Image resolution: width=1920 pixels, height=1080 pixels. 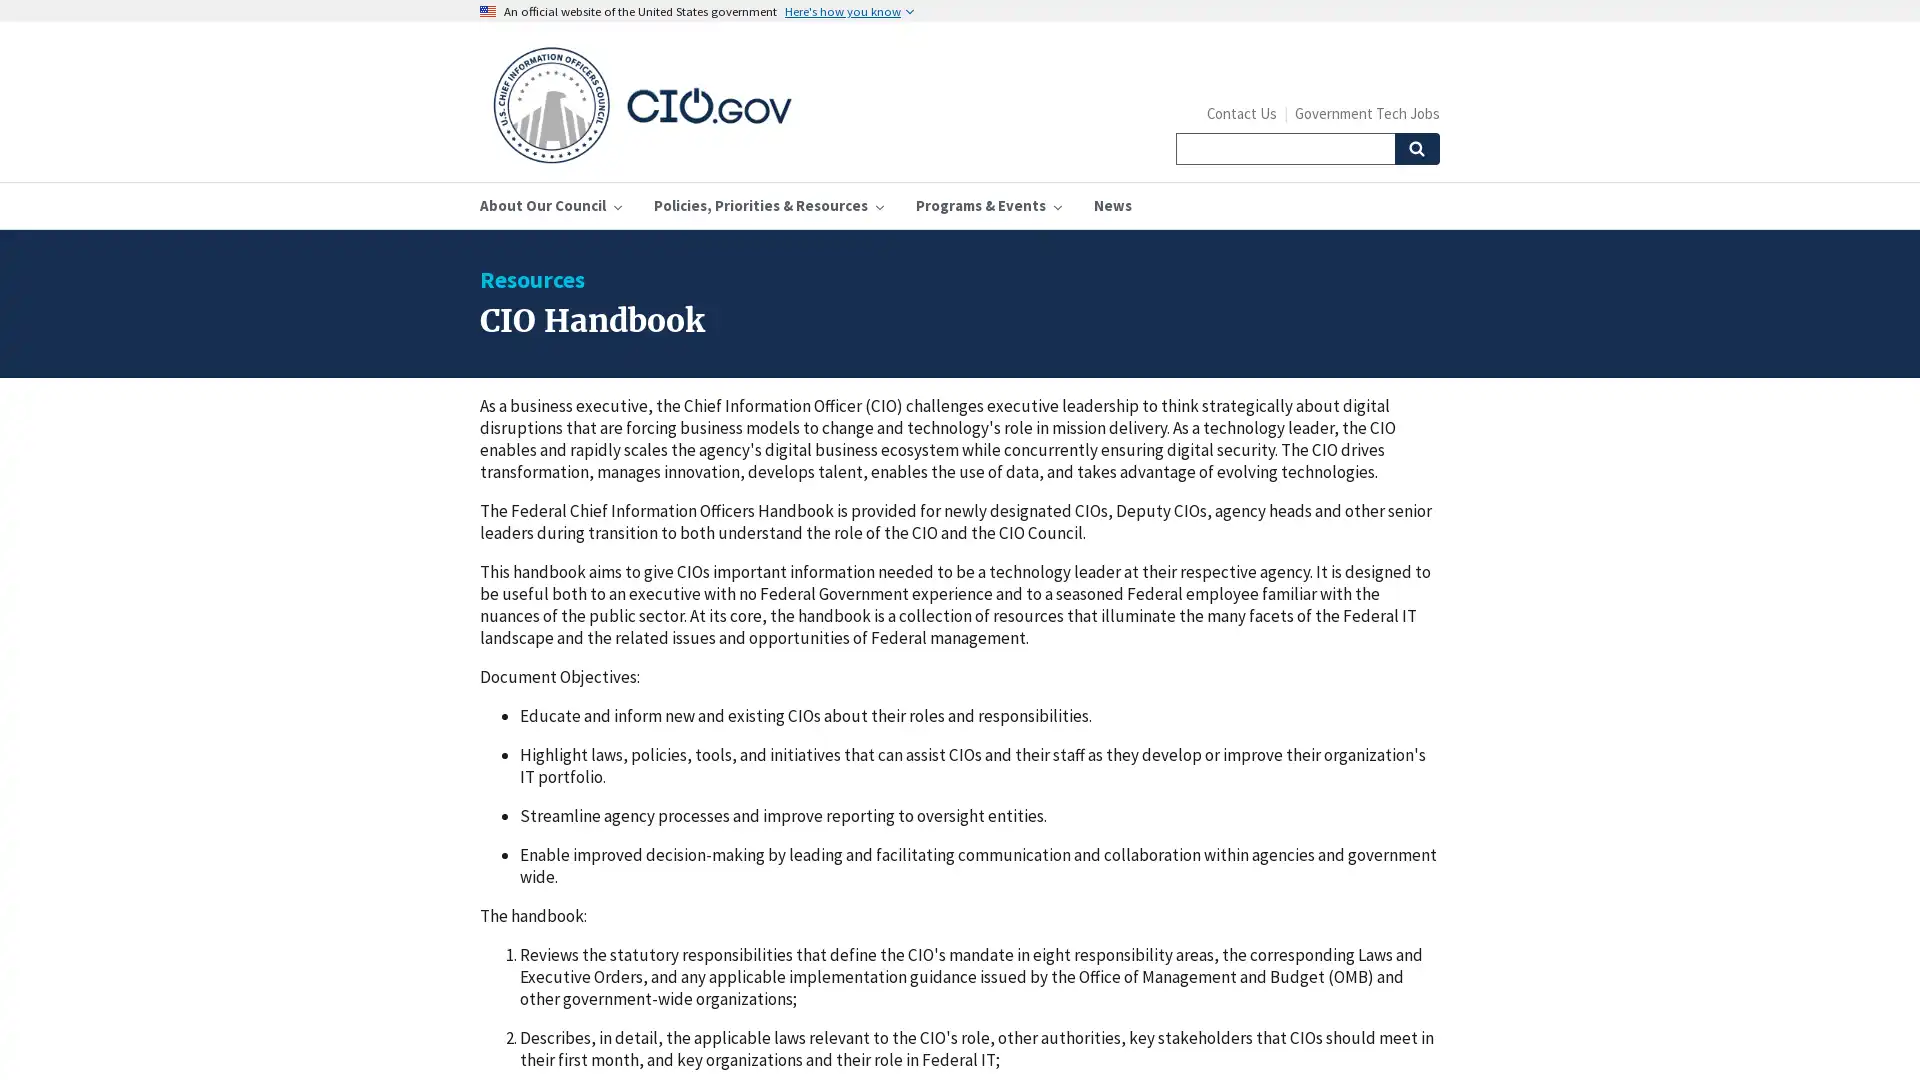 I want to click on Here's how you know, so click(x=849, y=11).